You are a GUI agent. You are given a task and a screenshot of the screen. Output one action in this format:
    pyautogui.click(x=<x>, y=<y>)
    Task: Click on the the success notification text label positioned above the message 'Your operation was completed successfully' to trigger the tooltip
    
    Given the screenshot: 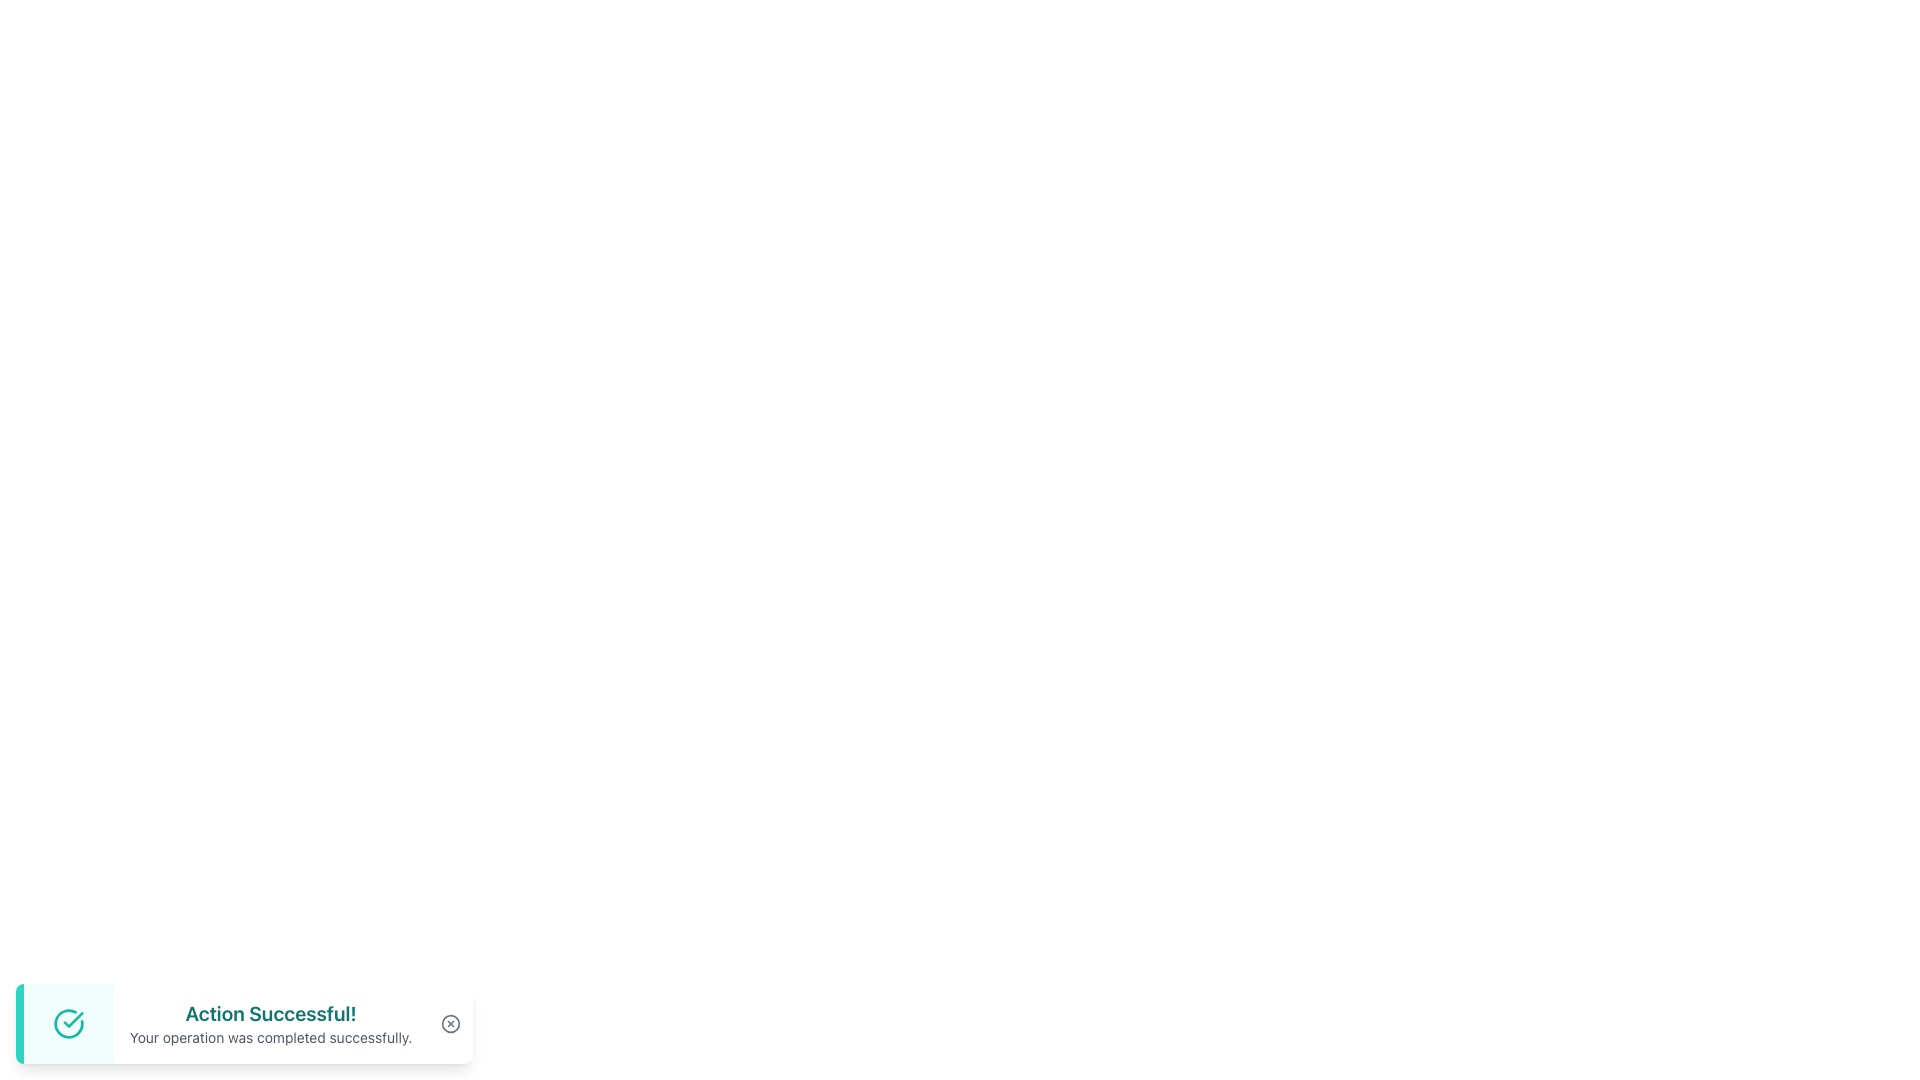 What is the action you would take?
    pyautogui.click(x=270, y=1014)
    